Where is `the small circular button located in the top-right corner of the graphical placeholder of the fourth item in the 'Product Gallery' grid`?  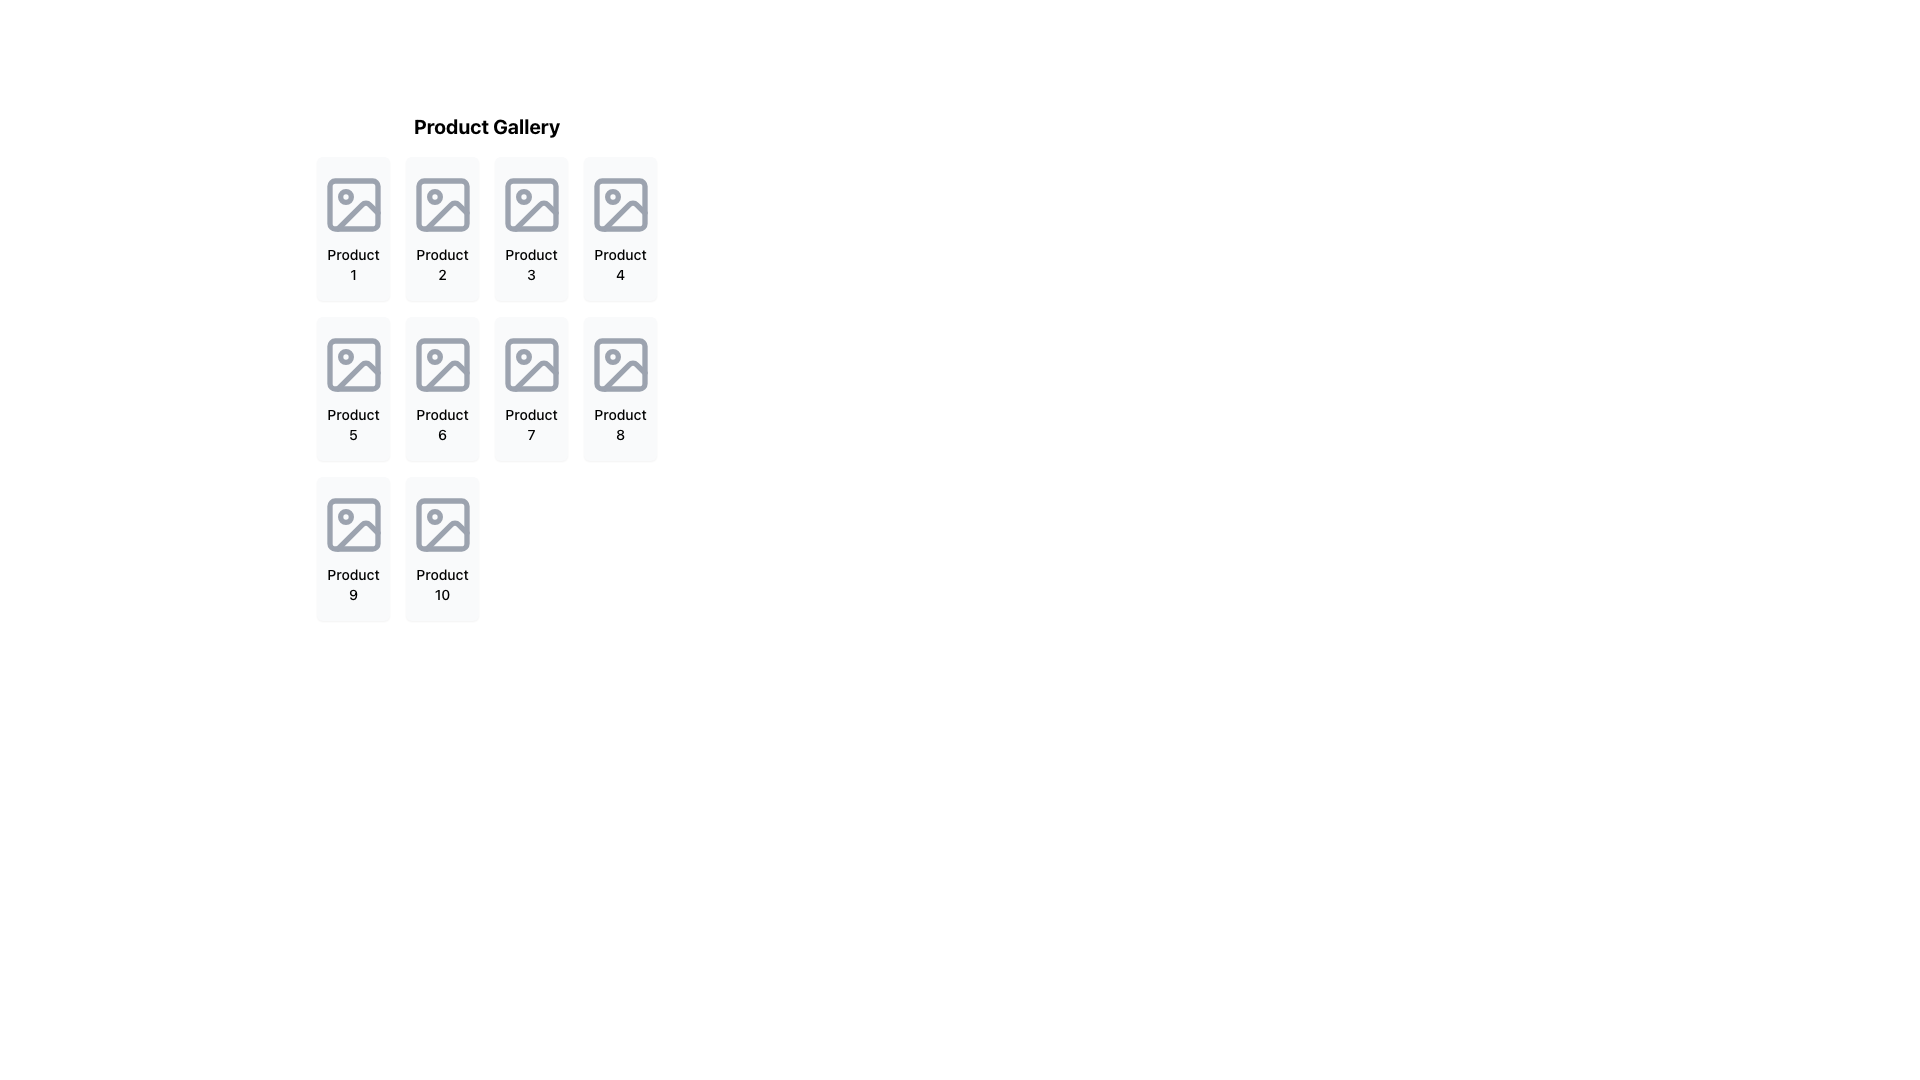
the small circular button located in the top-right corner of the graphical placeholder of the fourth item in the 'Product Gallery' grid is located at coordinates (611, 196).